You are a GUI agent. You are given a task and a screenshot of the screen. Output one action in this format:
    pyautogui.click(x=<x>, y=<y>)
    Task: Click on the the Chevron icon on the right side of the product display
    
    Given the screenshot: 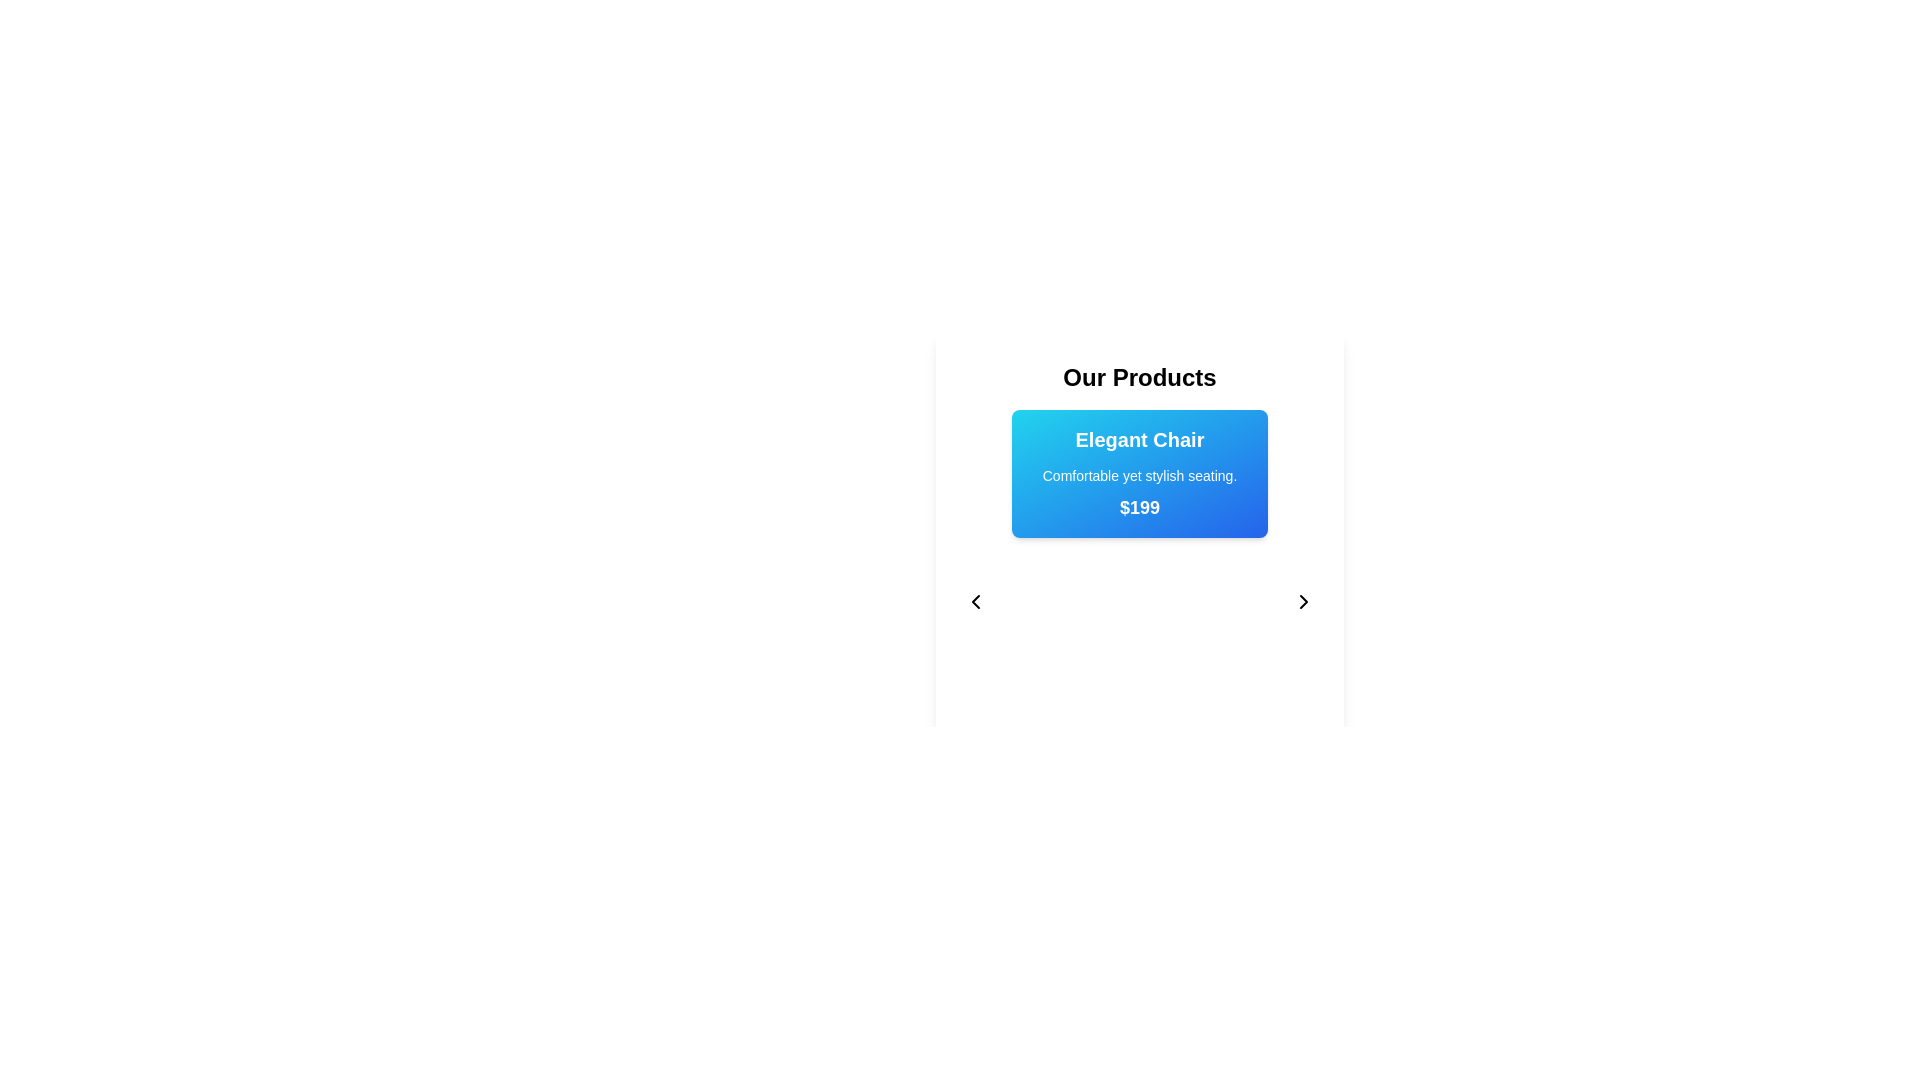 What is the action you would take?
    pyautogui.click(x=1304, y=600)
    